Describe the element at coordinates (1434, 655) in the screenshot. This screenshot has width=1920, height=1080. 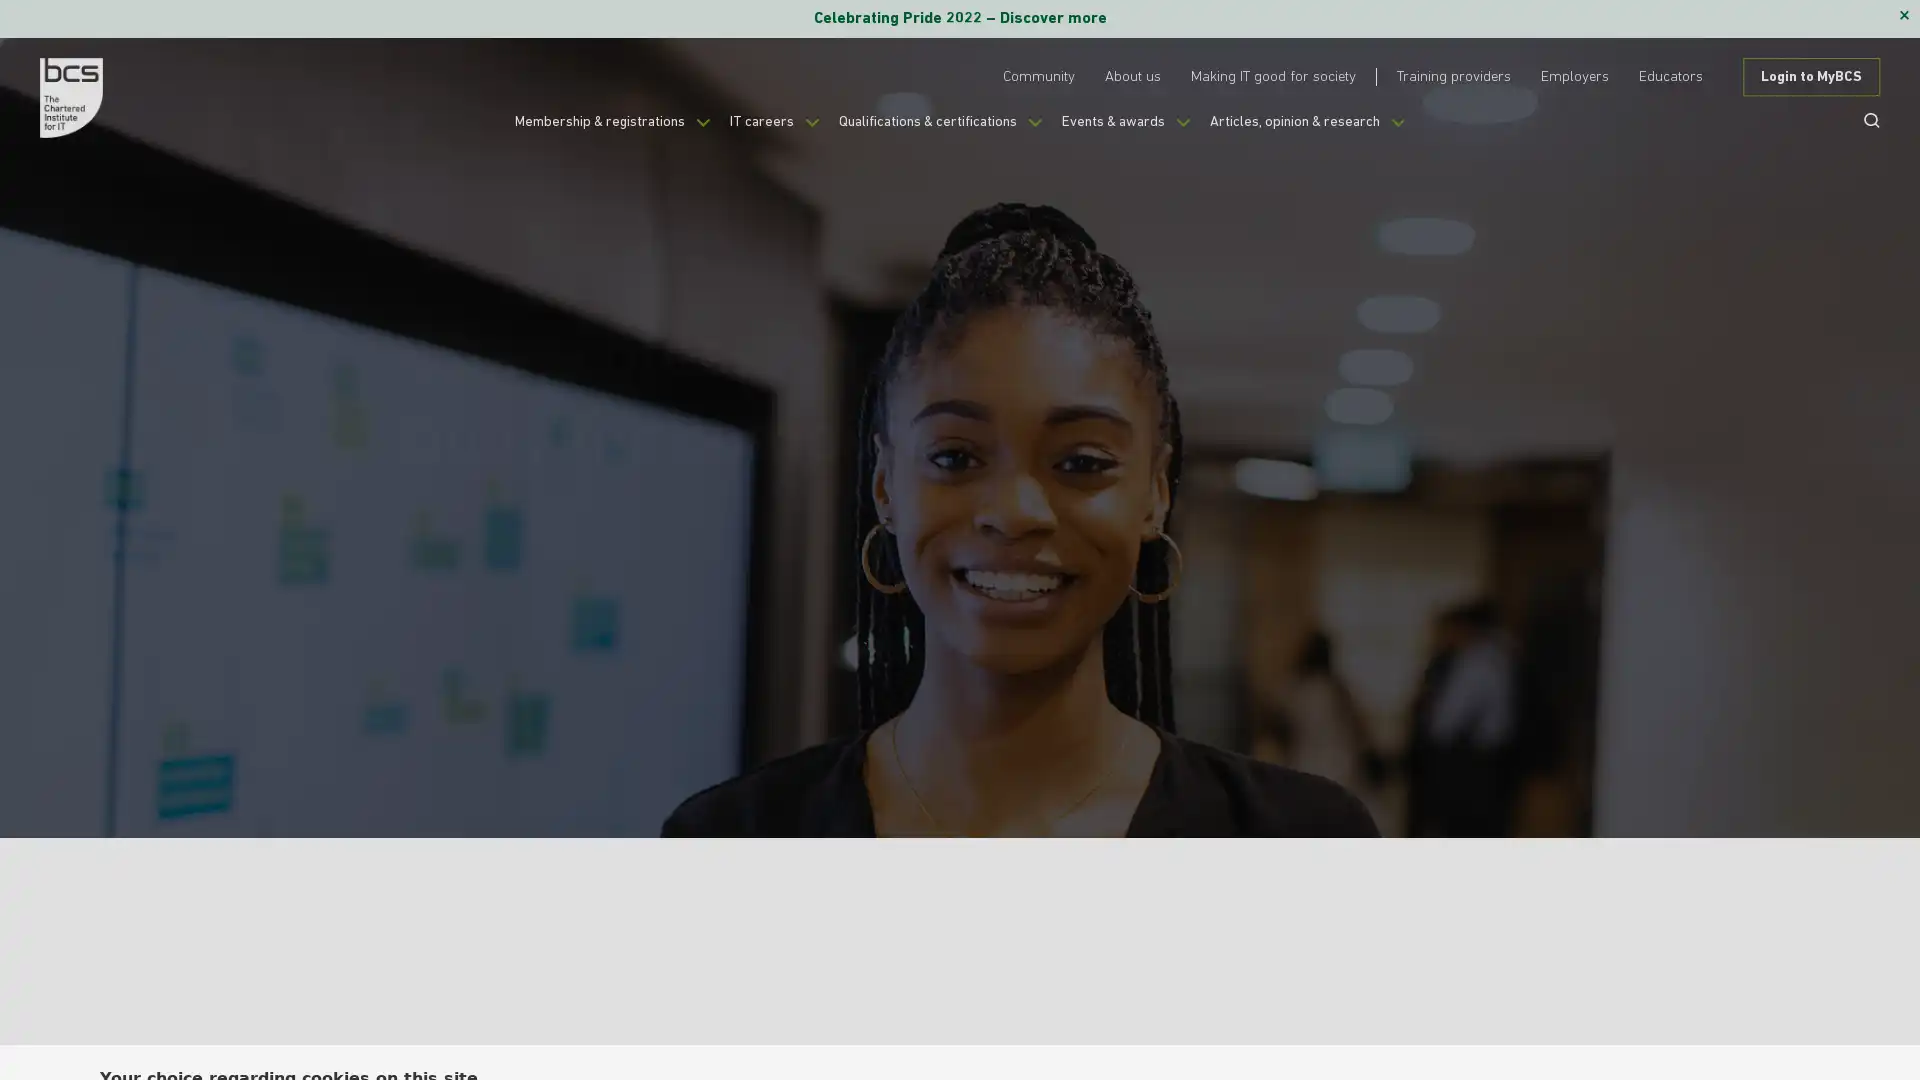
I see `Scroll to discover` at that location.